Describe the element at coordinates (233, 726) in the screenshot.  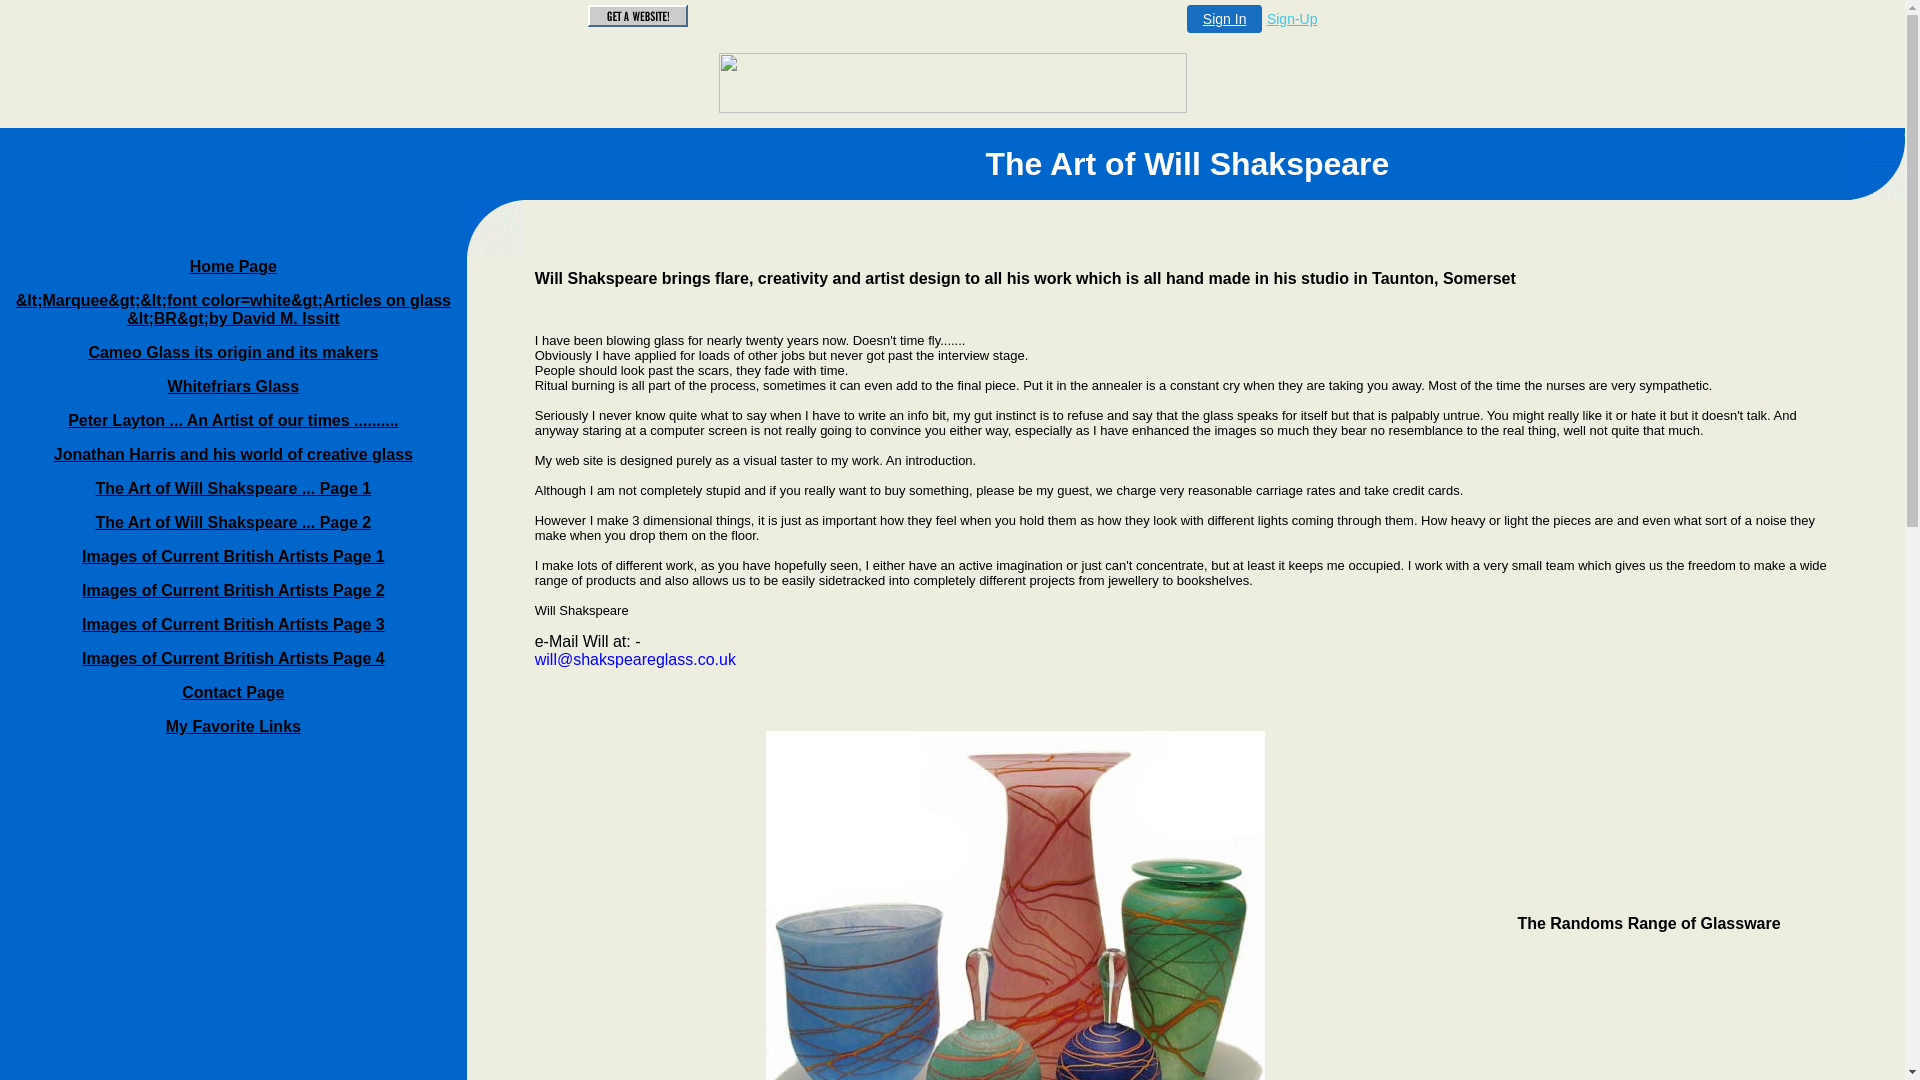
I see `'My Favorite Links'` at that location.